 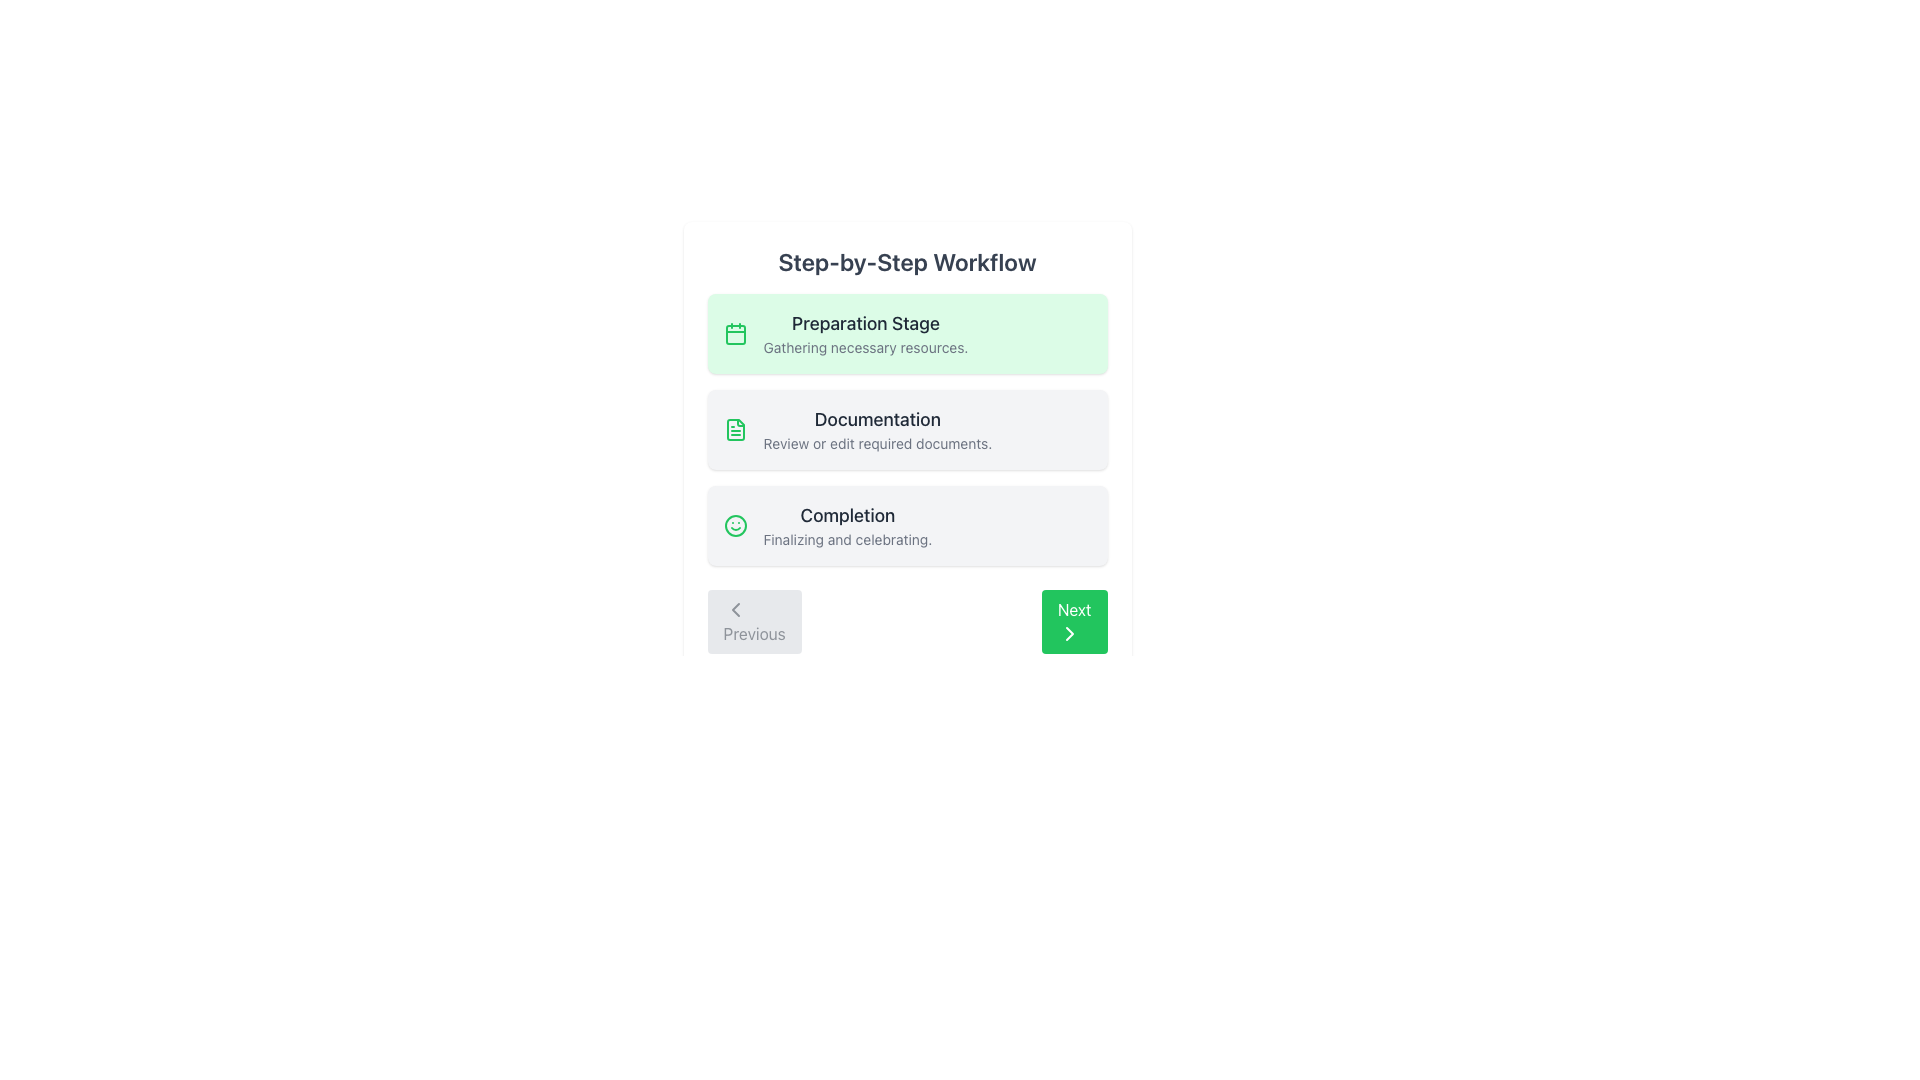 I want to click on the information displayed within the 'Completion' stage descriptive box in the workflow interface, which is the third item in the vertical list of stages, so click(x=906, y=524).